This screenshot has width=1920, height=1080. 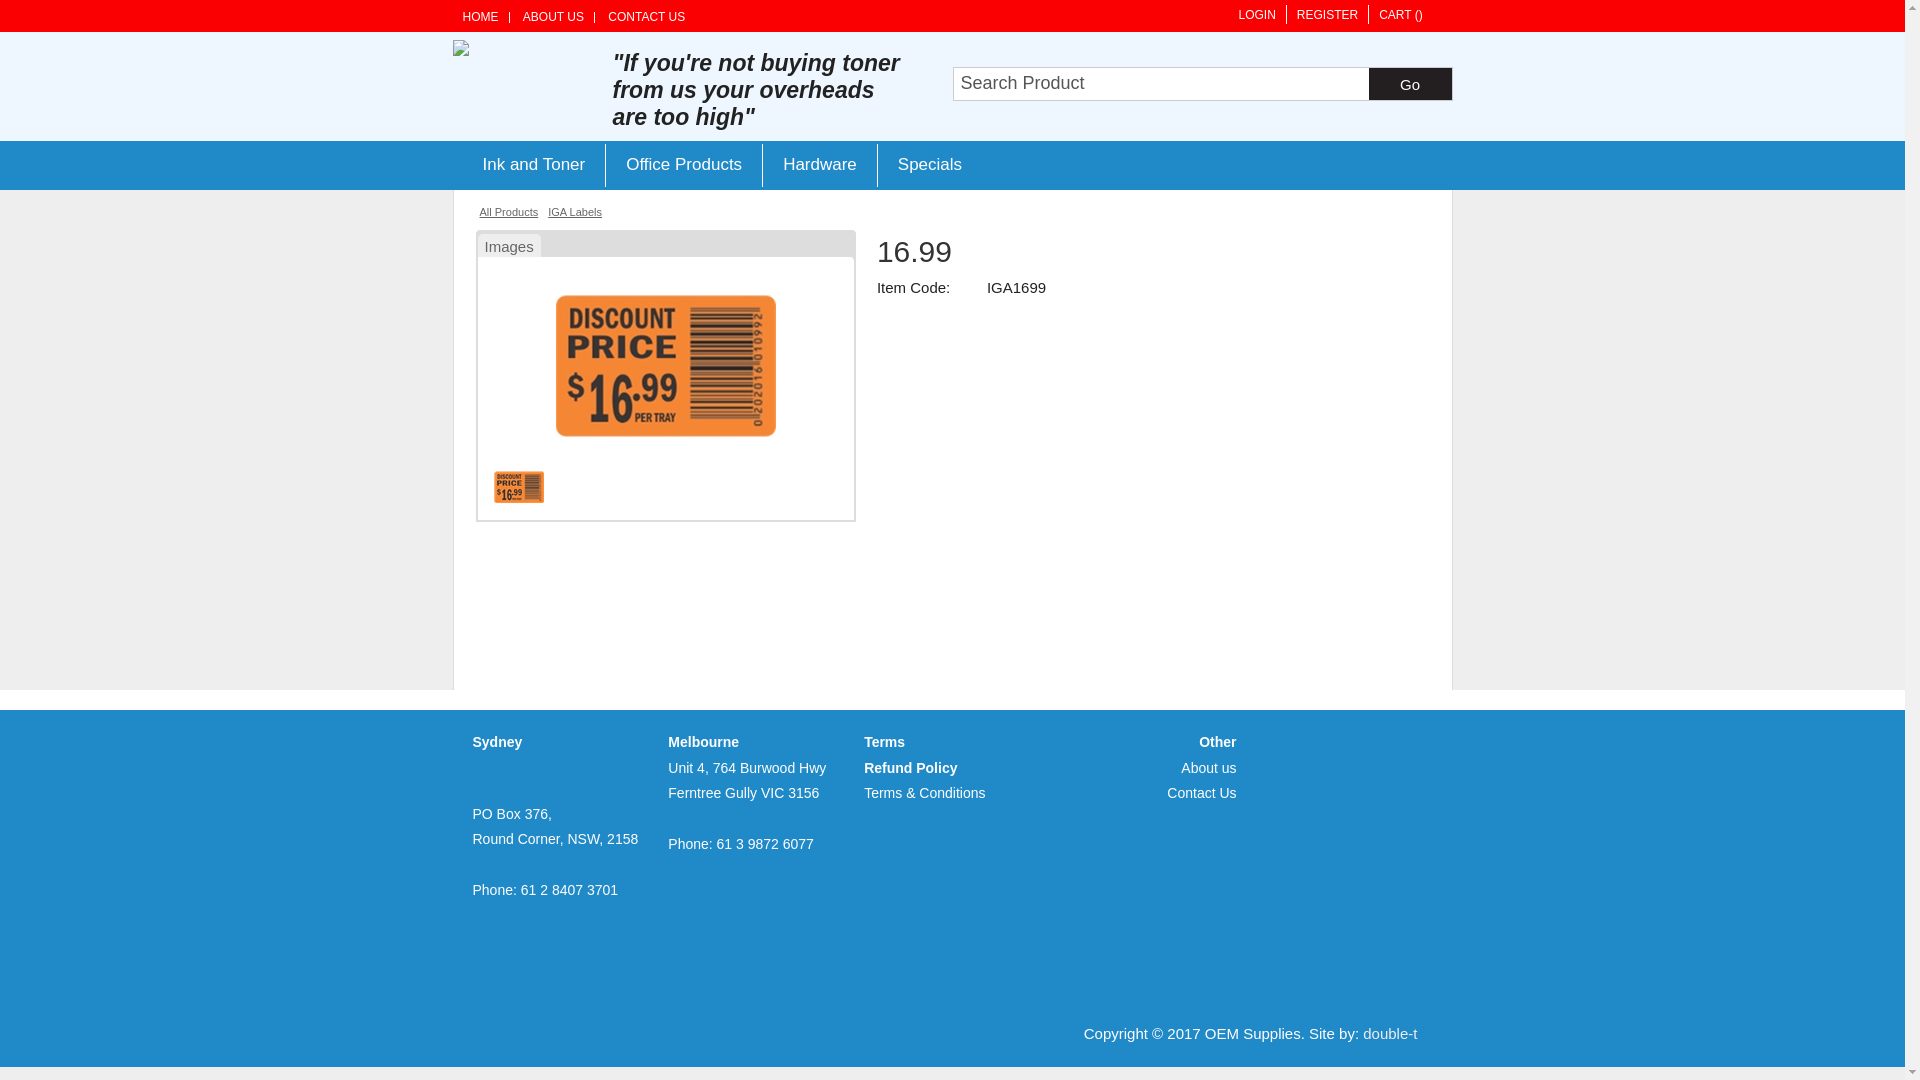 I want to click on 'IGA Labels', so click(x=574, y=212).